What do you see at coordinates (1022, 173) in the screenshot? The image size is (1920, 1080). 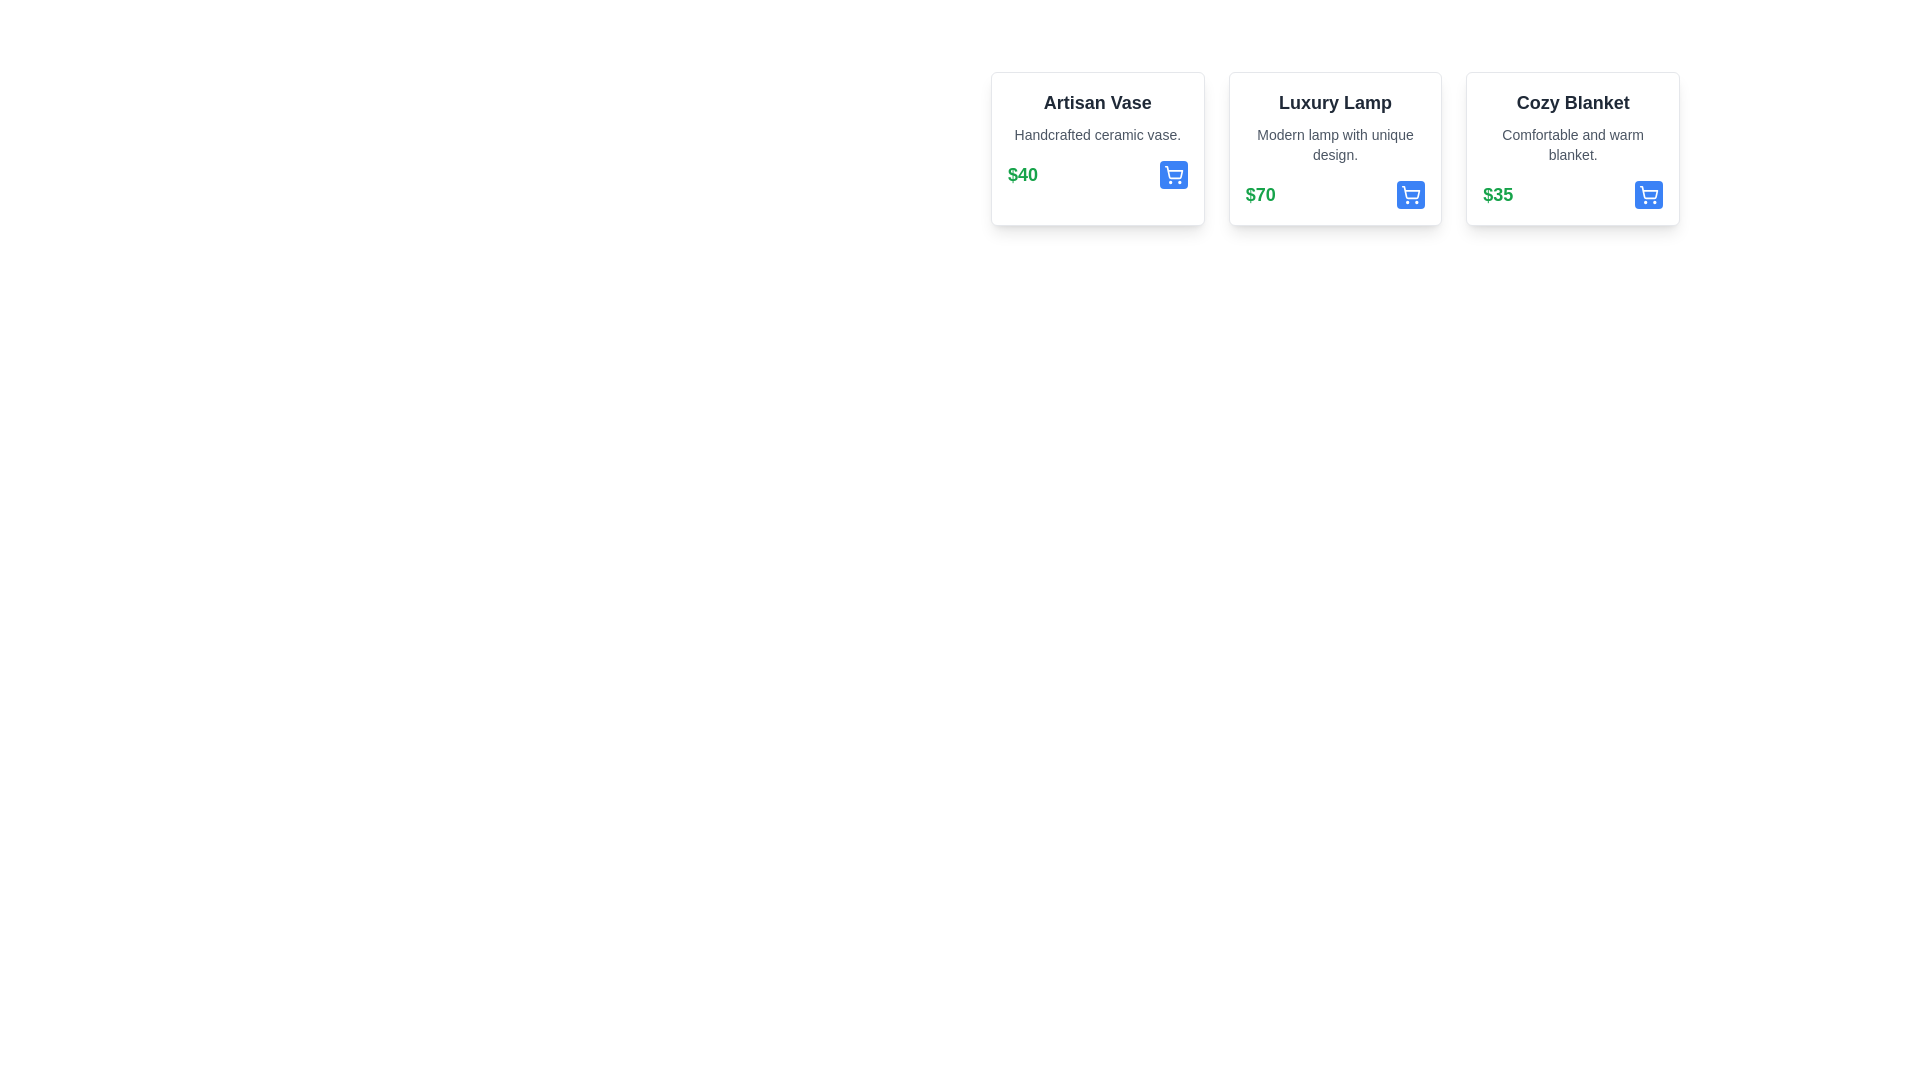 I see `the price text label located in the bottom portion of the leftmost card, which is immediately to the left of the shopping cart icon` at bounding box center [1022, 173].